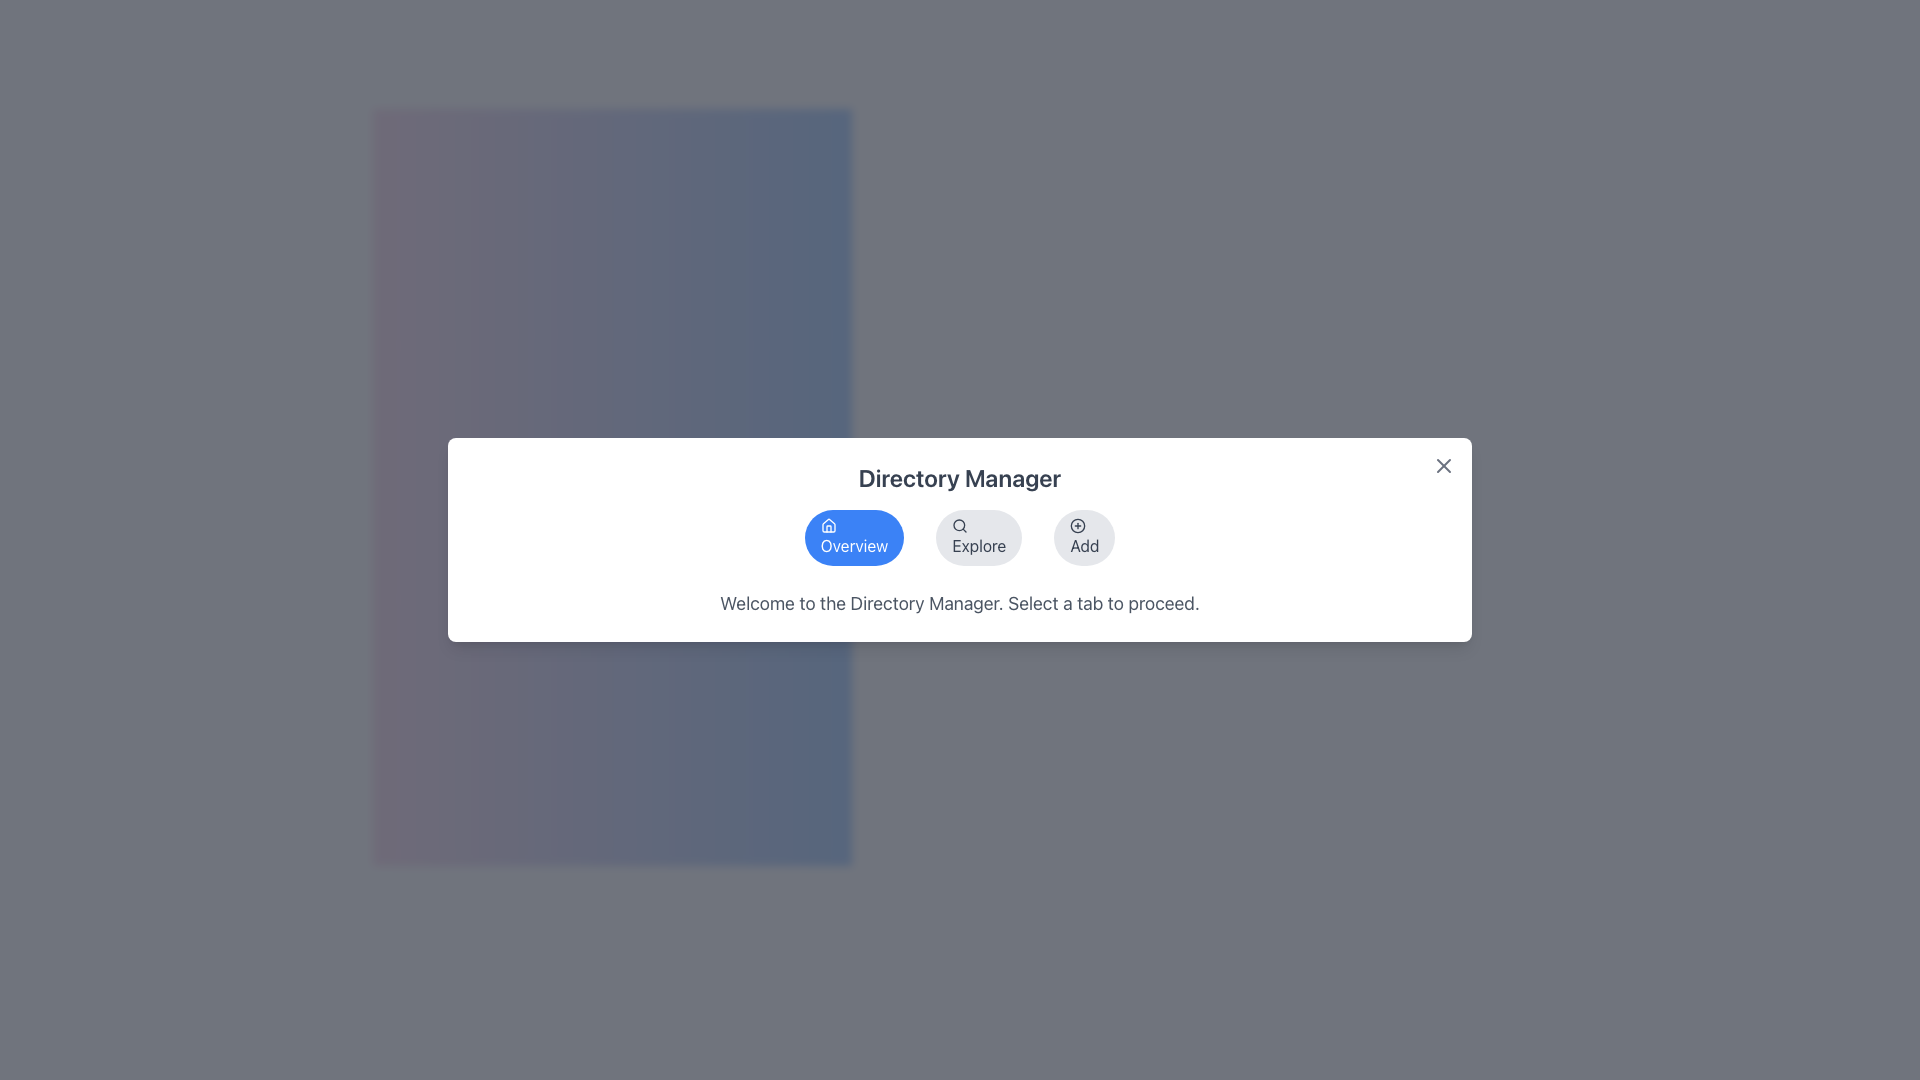  What do you see at coordinates (1083, 536) in the screenshot?
I see `the third button in the 'Directory Manager' modal` at bounding box center [1083, 536].